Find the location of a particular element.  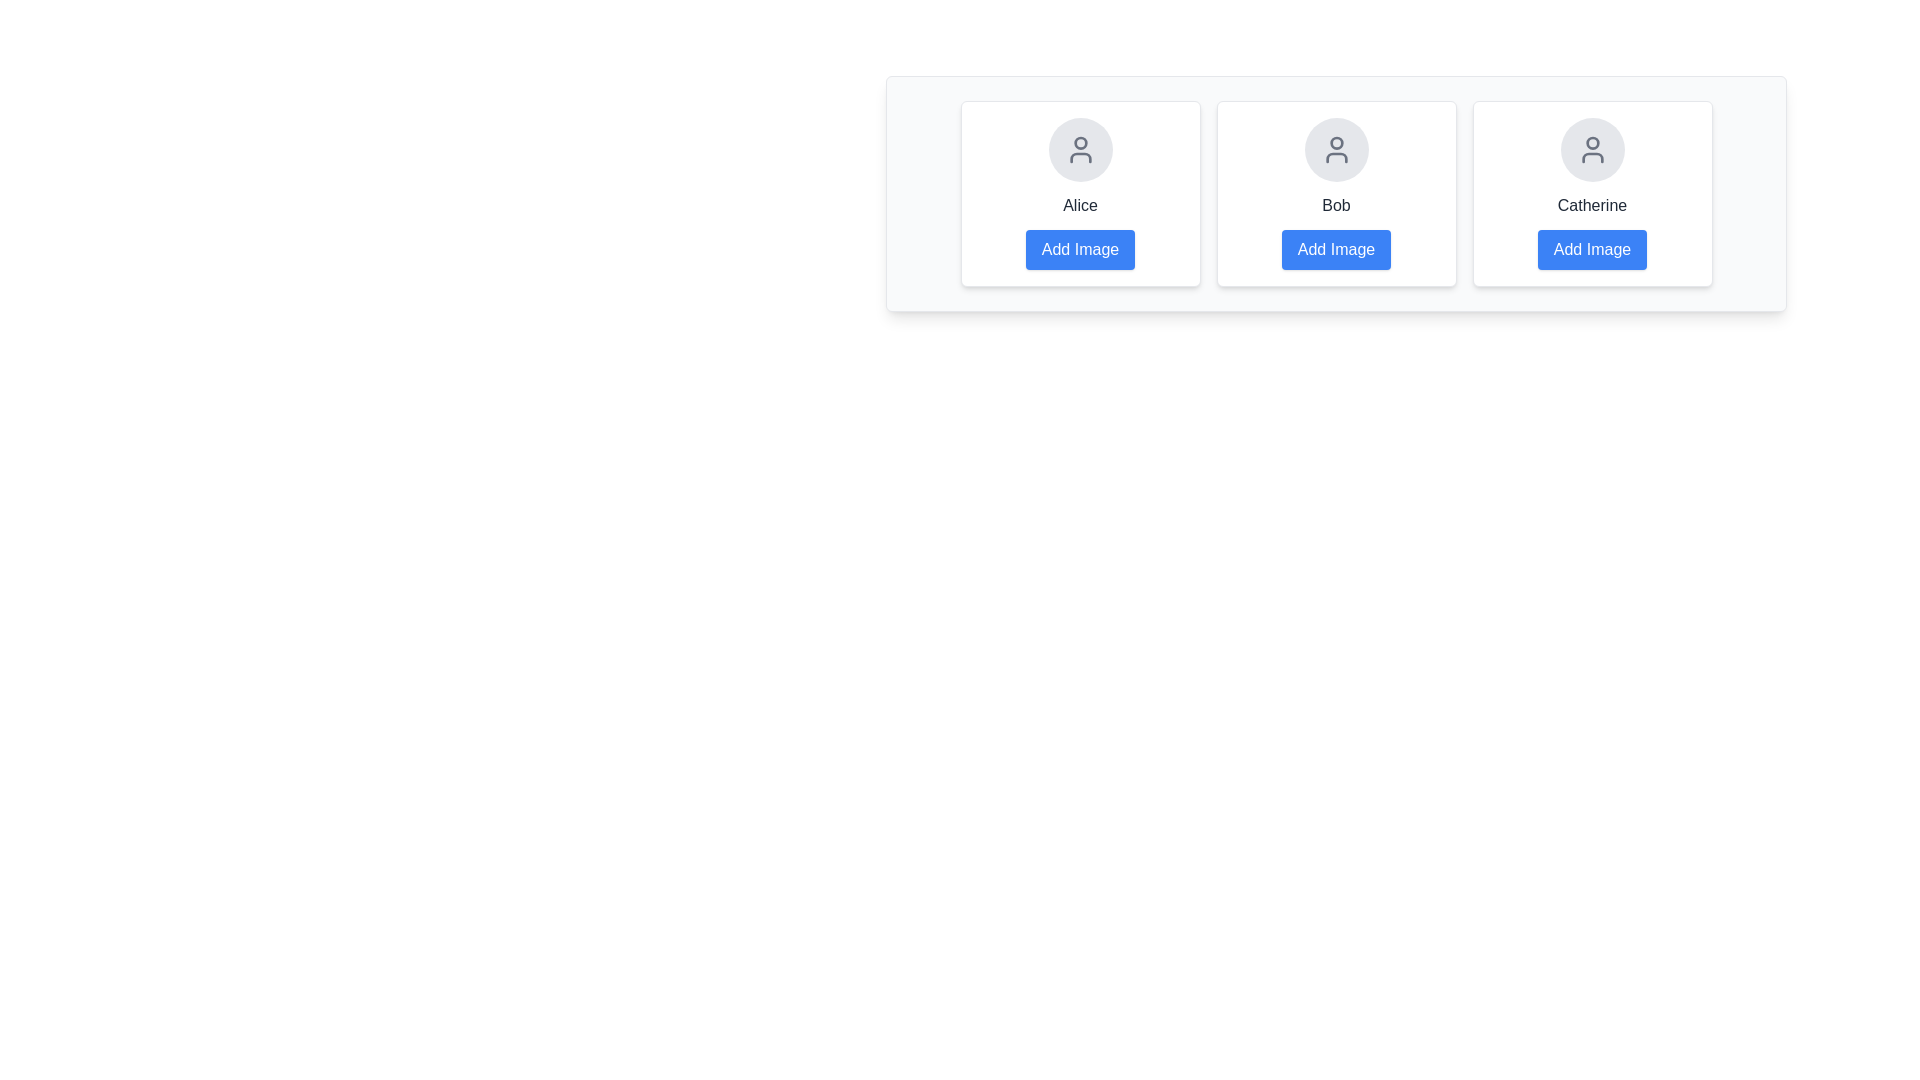

the user card of Catherine is located at coordinates (1591, 193).